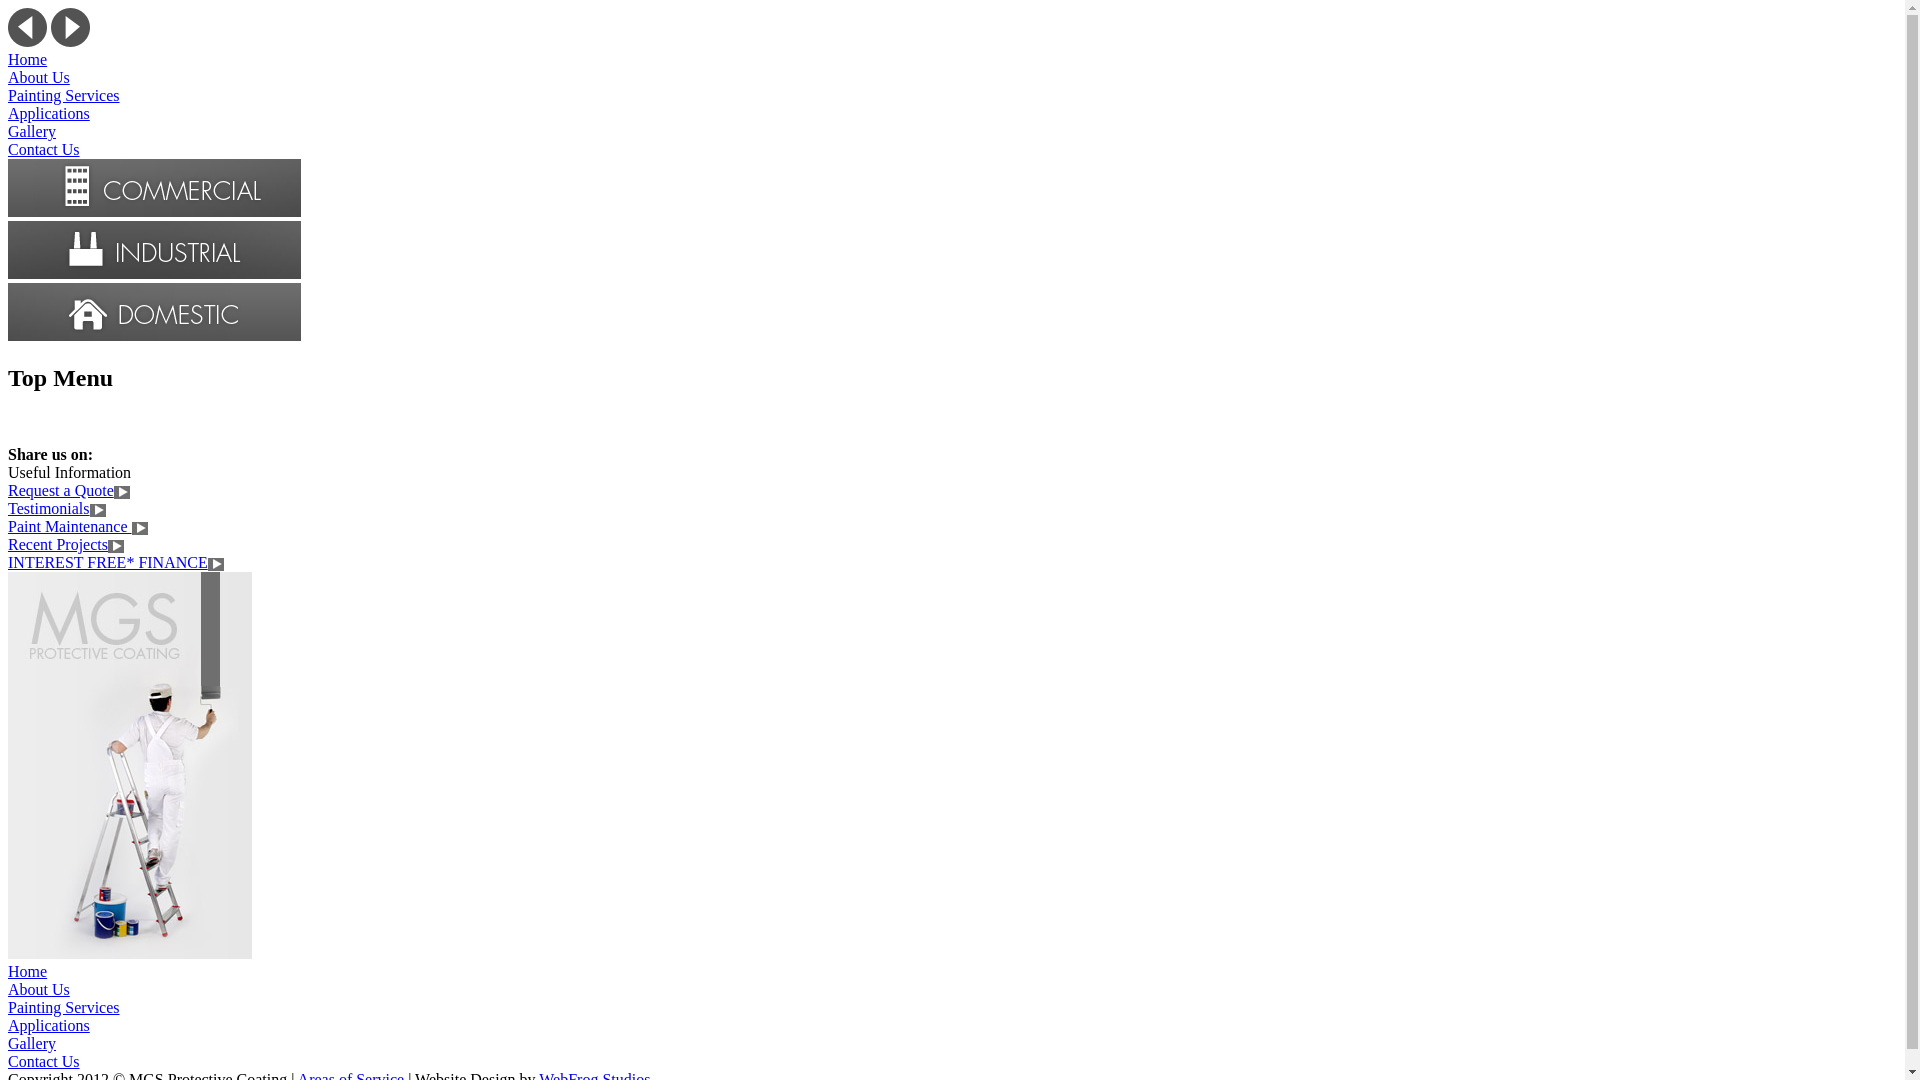  Describe the element at coordinates (63, 95) in the screenshot. I see `'Painting Services'` at that location.